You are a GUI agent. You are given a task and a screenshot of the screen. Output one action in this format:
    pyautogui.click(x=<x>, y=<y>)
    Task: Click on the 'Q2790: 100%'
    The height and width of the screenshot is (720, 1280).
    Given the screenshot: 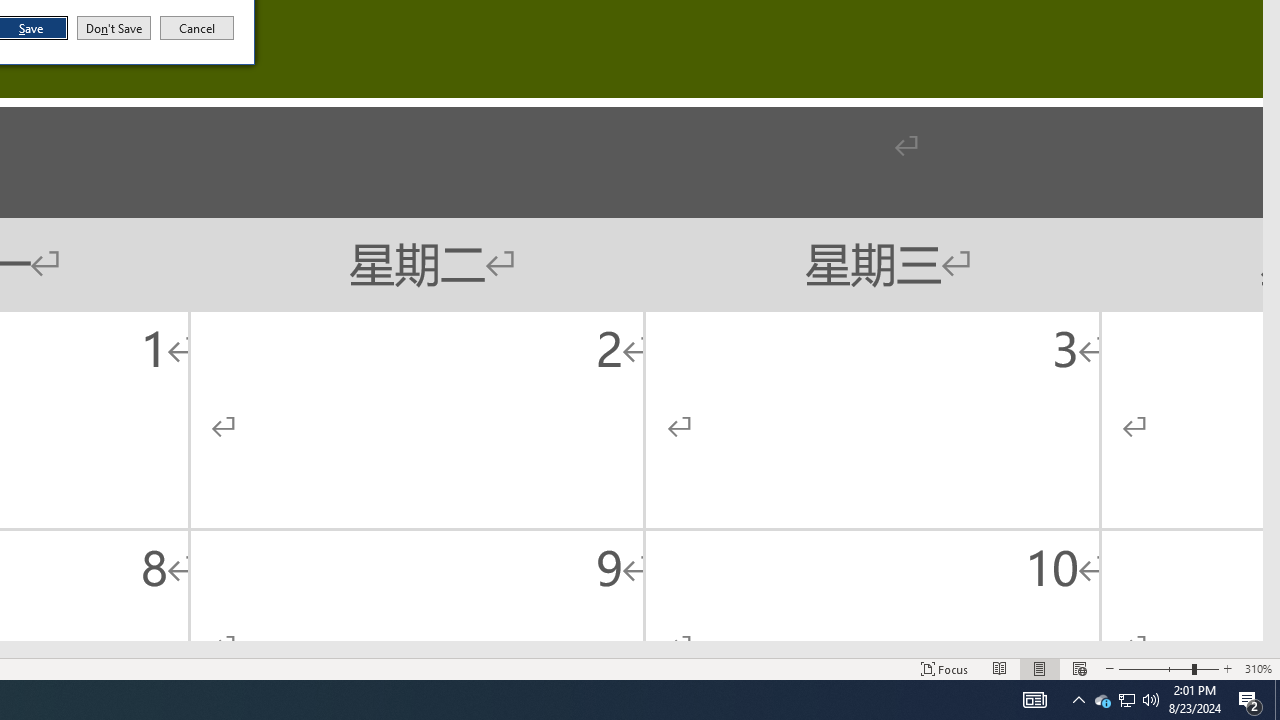 What is the action you would take?
    pyautogui.click(x=1078, y=698)
    